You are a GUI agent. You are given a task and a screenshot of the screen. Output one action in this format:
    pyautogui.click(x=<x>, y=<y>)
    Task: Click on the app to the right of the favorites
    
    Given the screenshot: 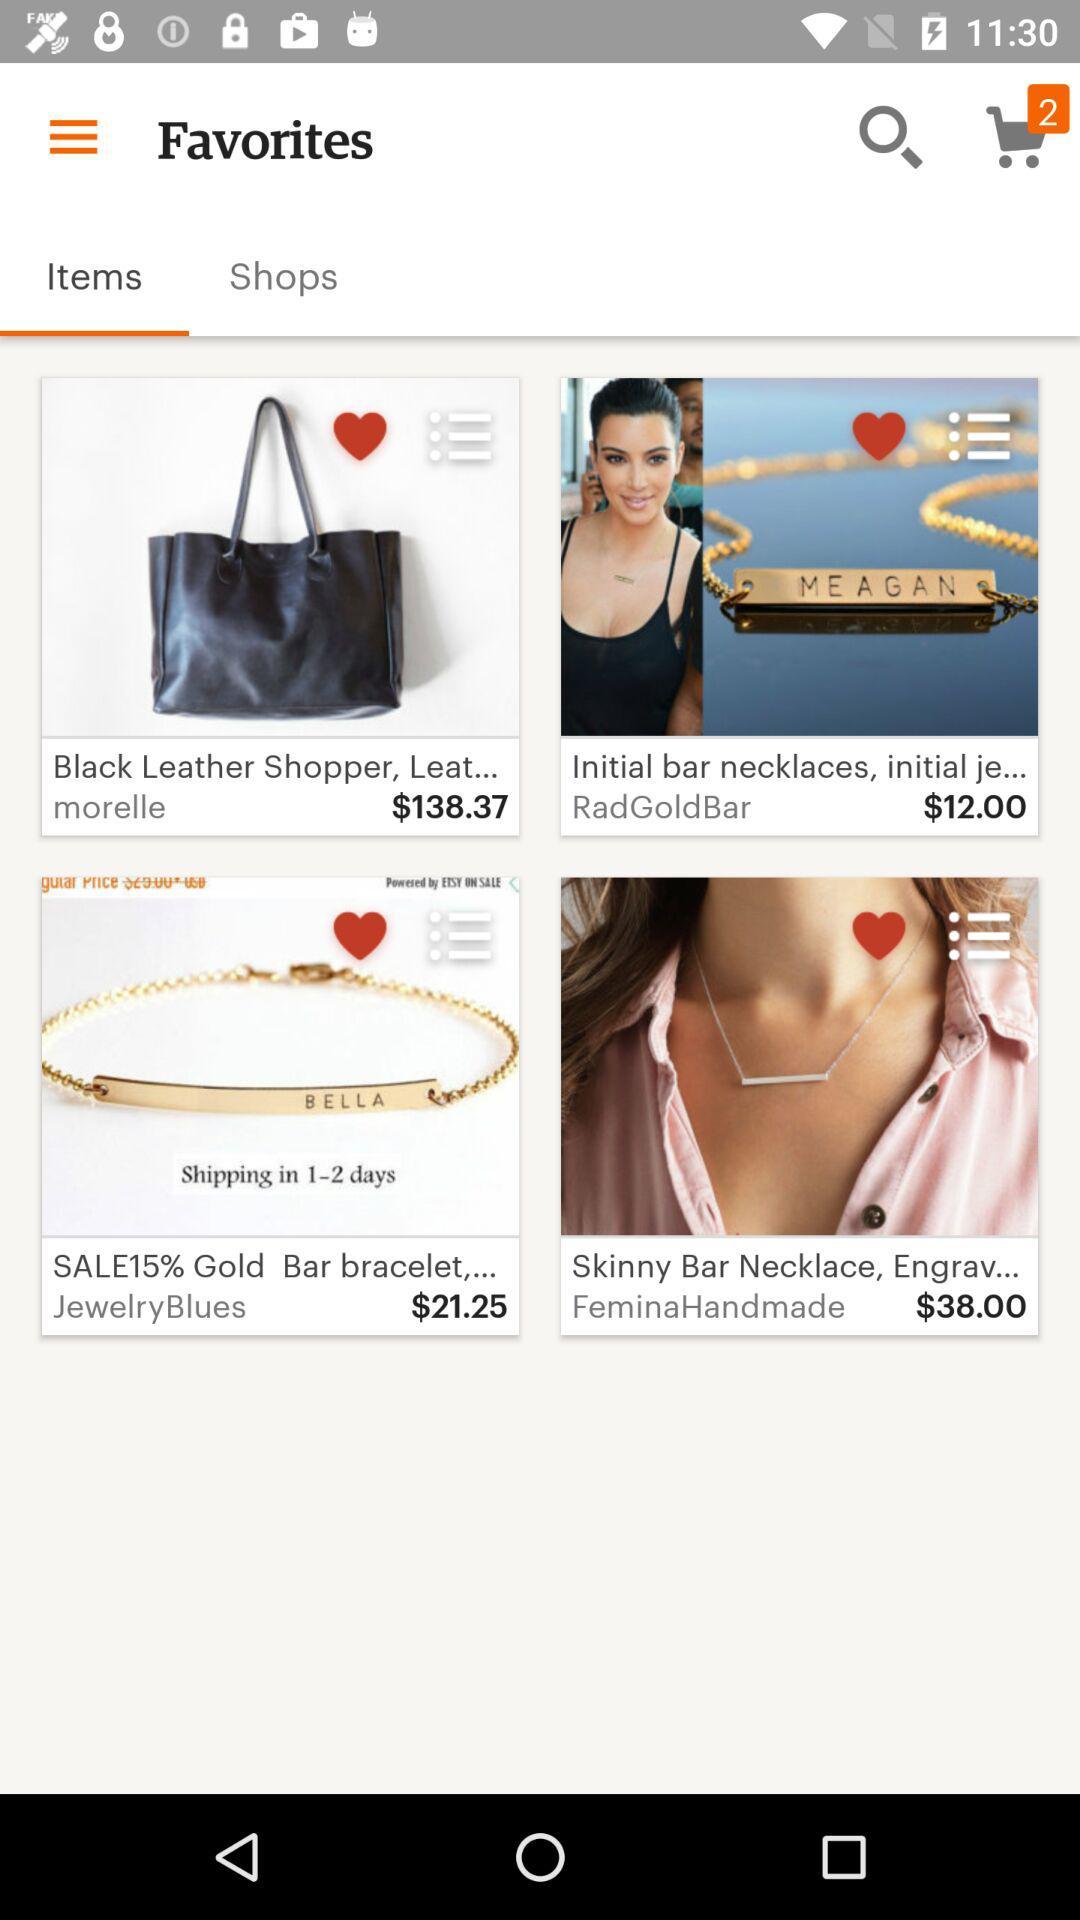 What is the action you would take?
    pyautogui.click(x=890, y=135)
    